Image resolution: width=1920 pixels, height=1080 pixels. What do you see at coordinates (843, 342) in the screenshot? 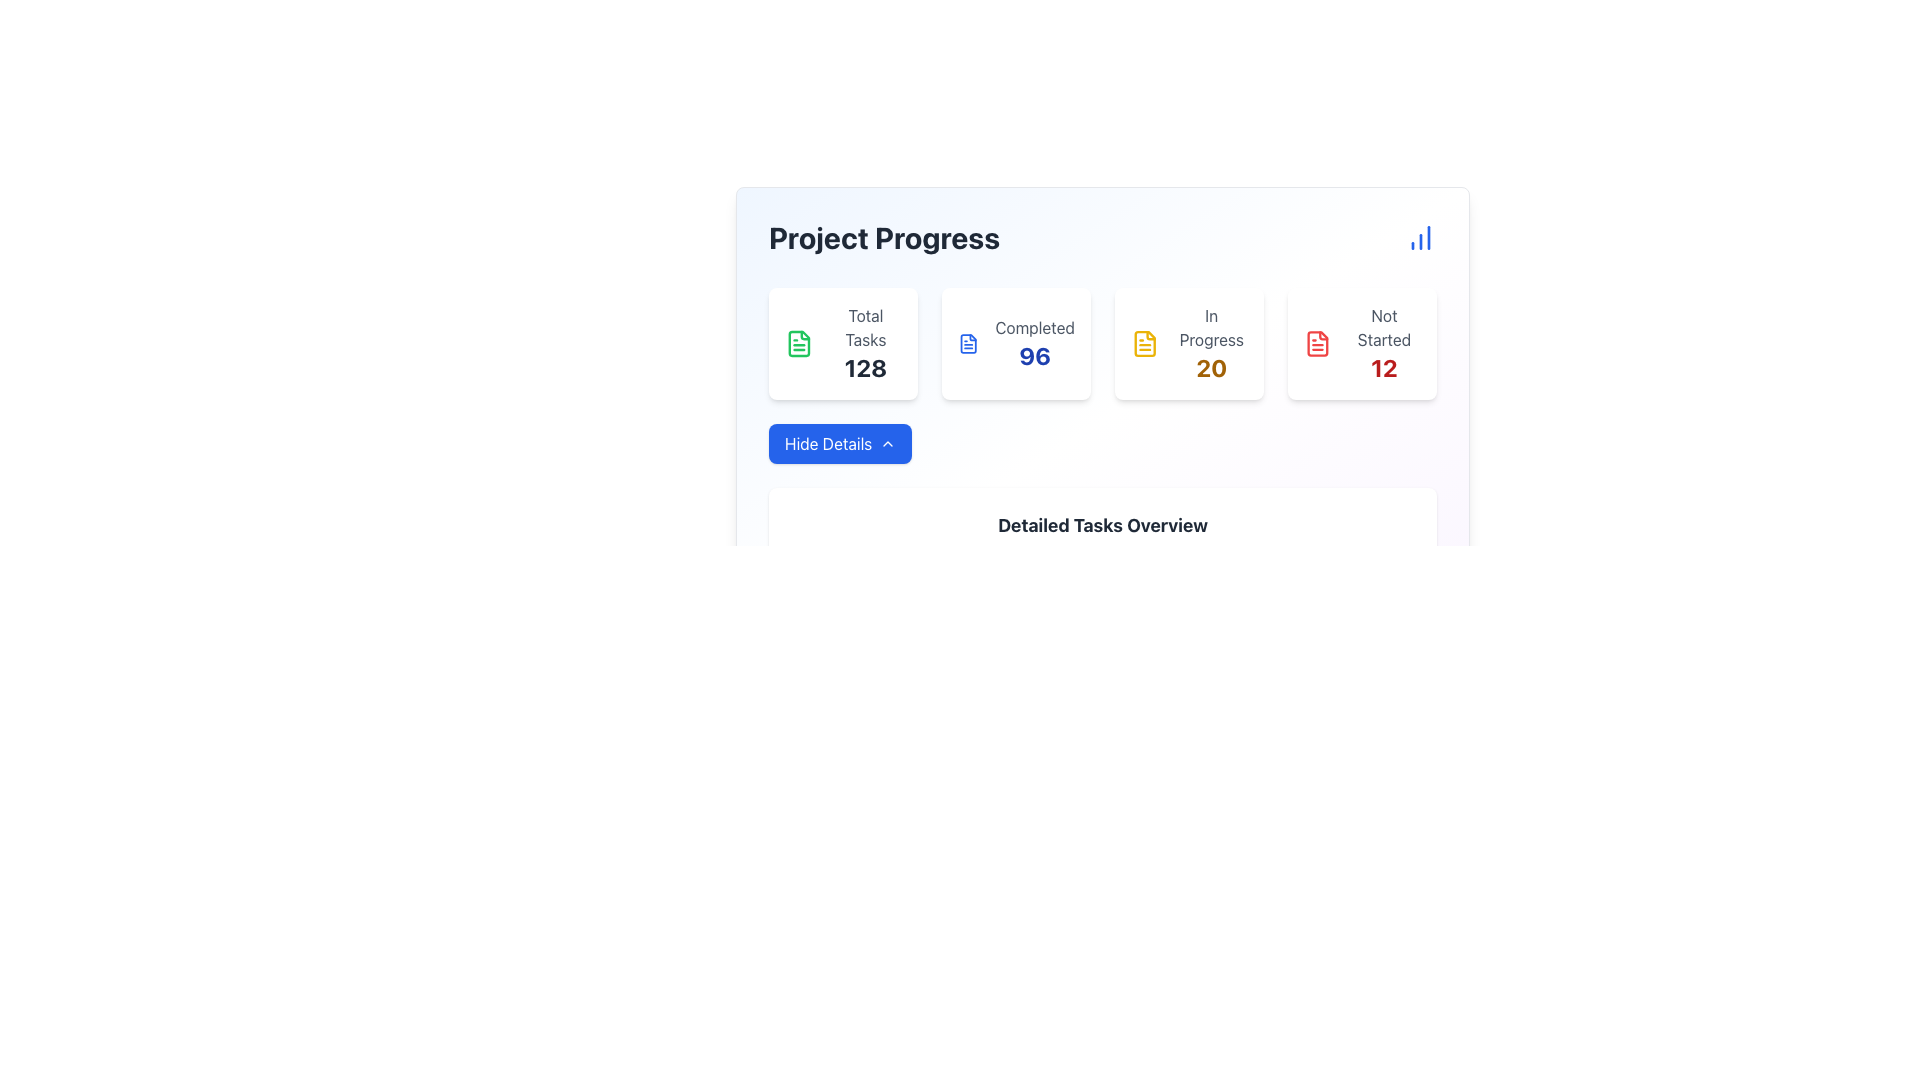
I see `the first card component that summarizes the total number of tasks in the project to highlight it` at bounding box center [843, 342].